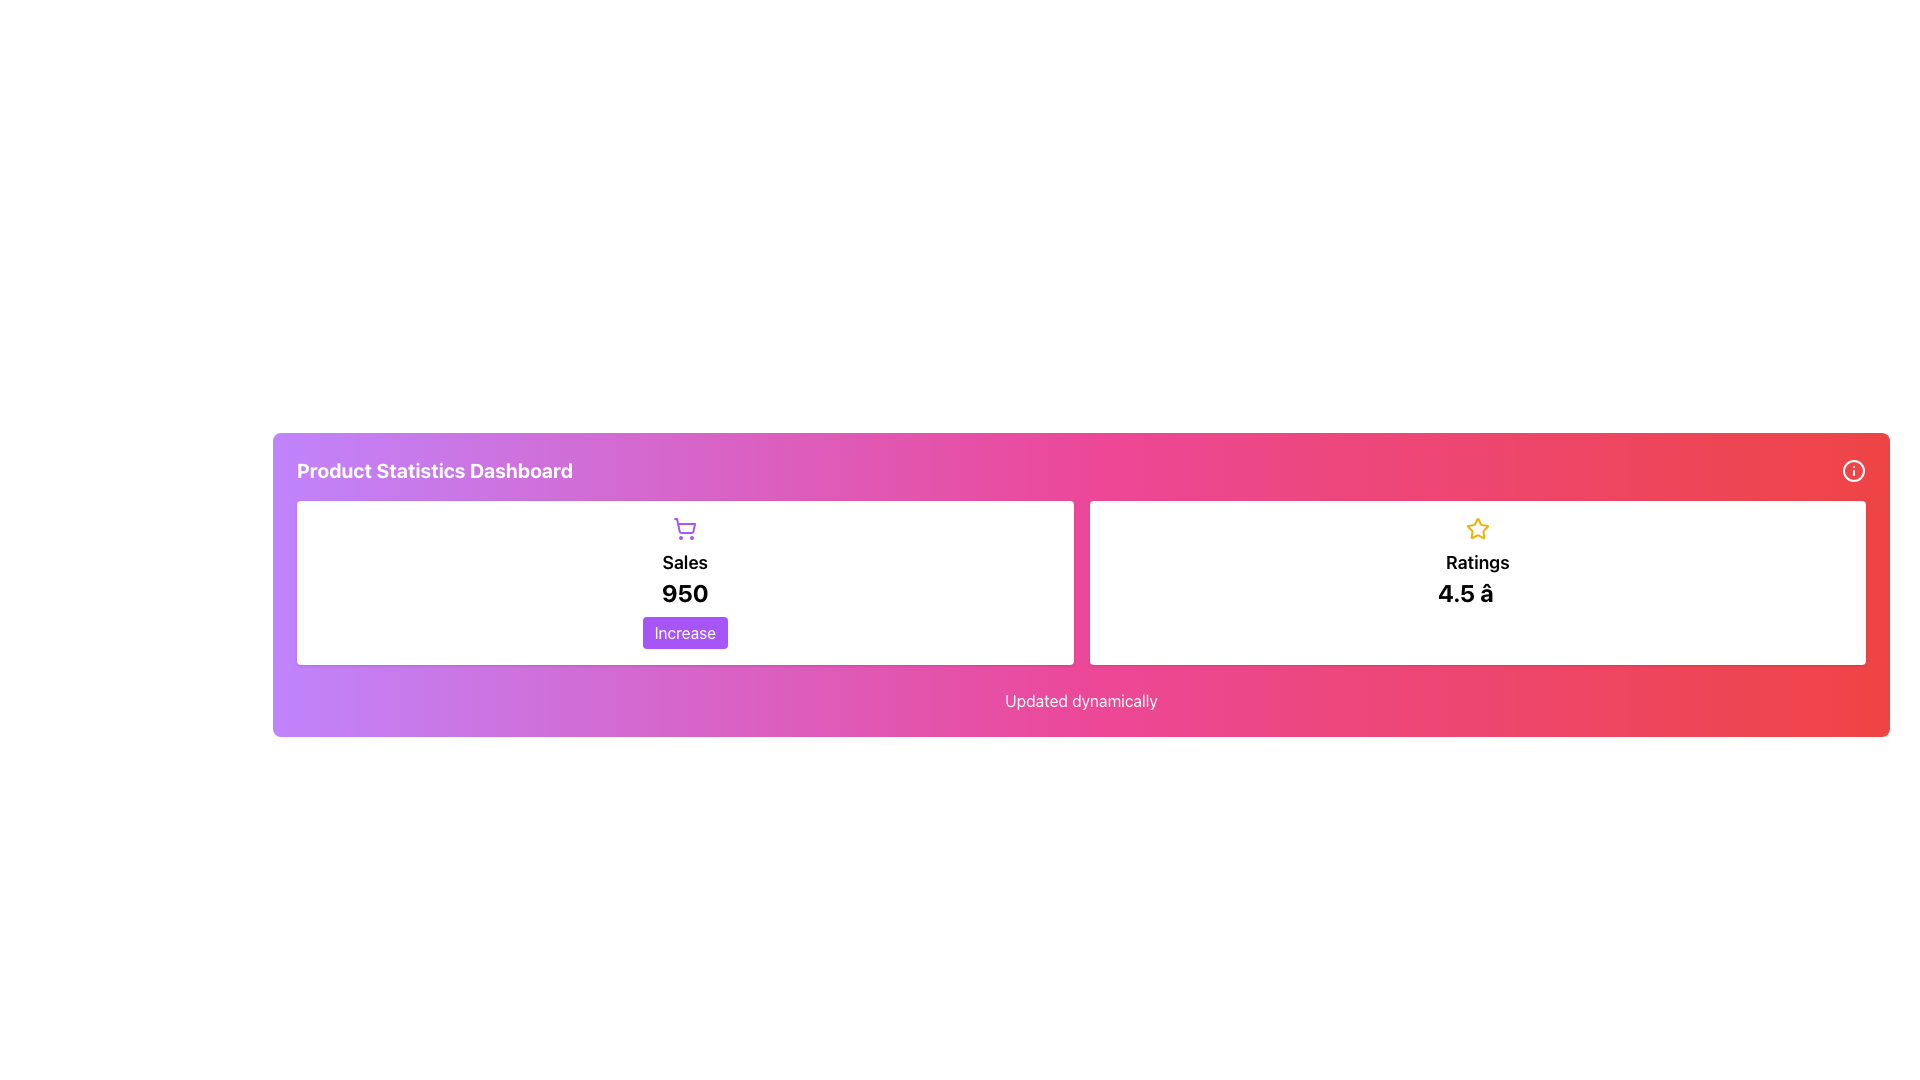 The image size is (1920, 1080). What do you see at coordinates (1477, 527) in the screenshot?
I see `the star icon used for rating, which is located above the rating value of '4.5' in the rightmost card of a horizontal layout of two cards` at bounding box center [1477, 527].